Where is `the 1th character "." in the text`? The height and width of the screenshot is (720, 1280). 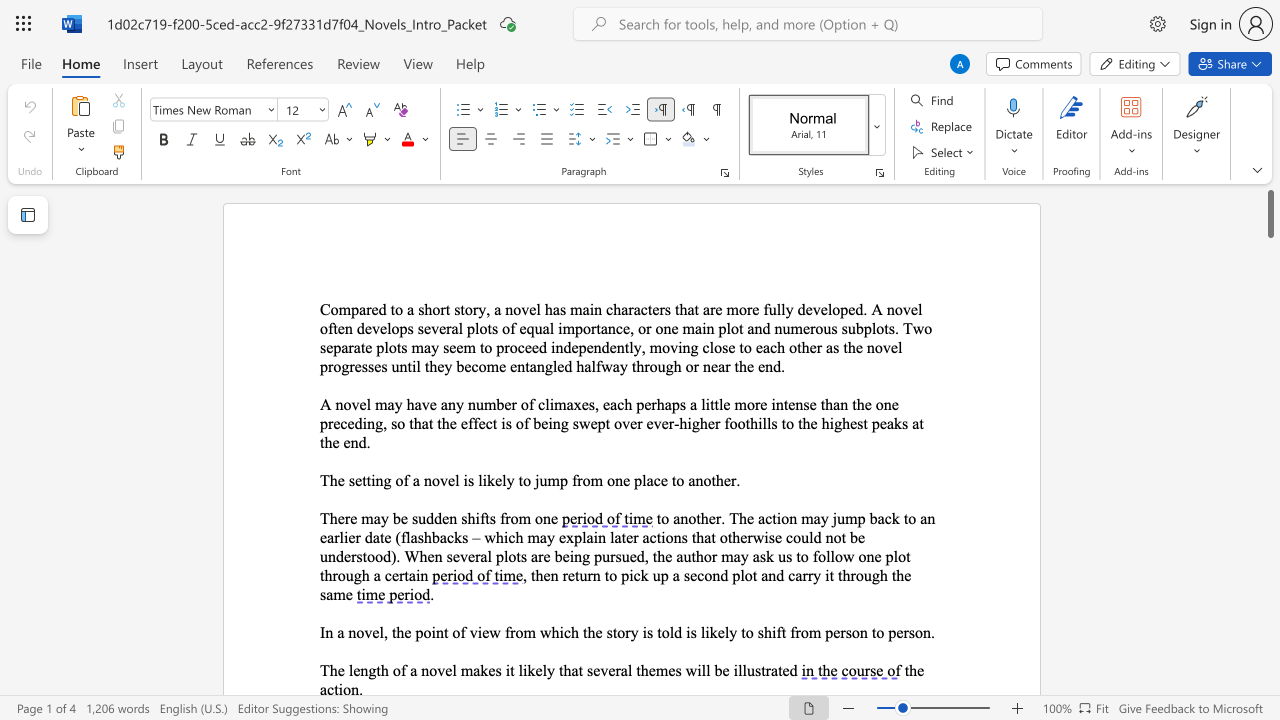
the 1th character "." in the text is located at coordinates (896, 327).